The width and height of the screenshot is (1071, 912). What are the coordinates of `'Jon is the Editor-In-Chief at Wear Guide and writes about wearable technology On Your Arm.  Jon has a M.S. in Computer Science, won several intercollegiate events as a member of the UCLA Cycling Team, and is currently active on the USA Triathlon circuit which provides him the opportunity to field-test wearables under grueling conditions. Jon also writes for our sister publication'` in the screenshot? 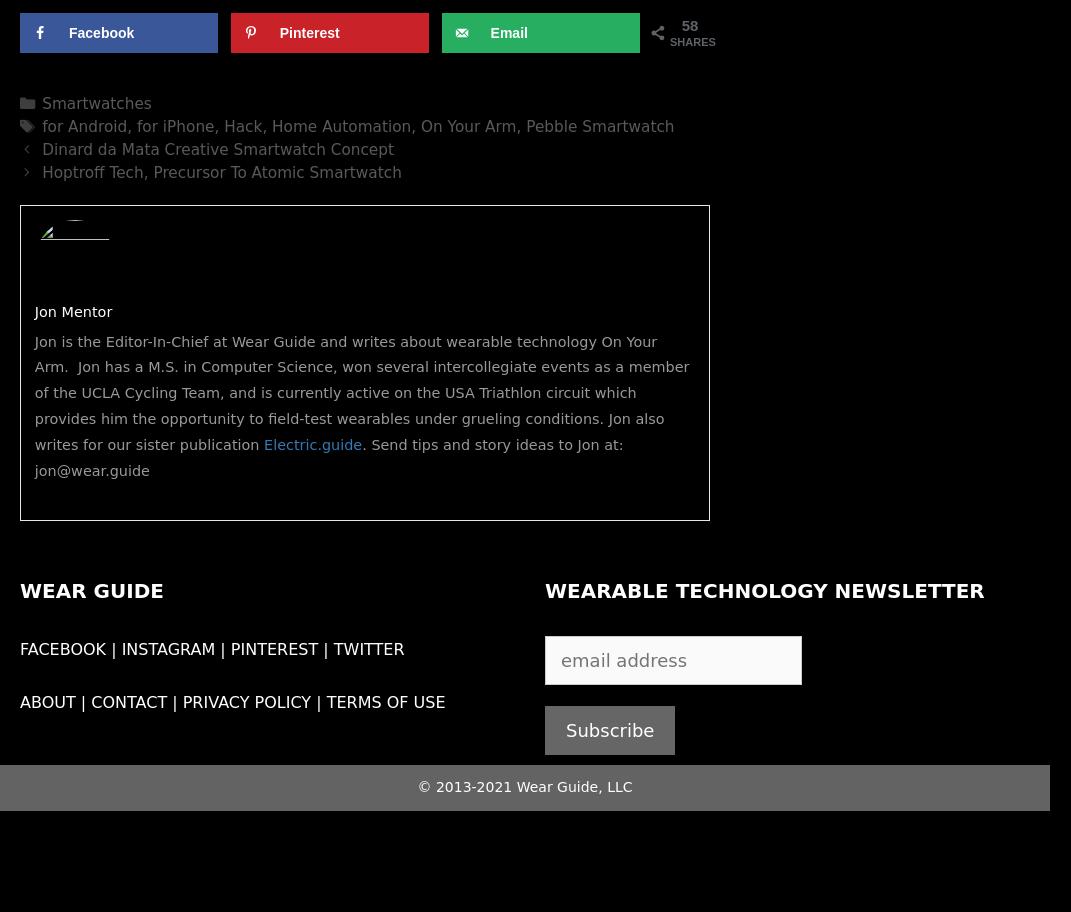 It's located at (360, 392).